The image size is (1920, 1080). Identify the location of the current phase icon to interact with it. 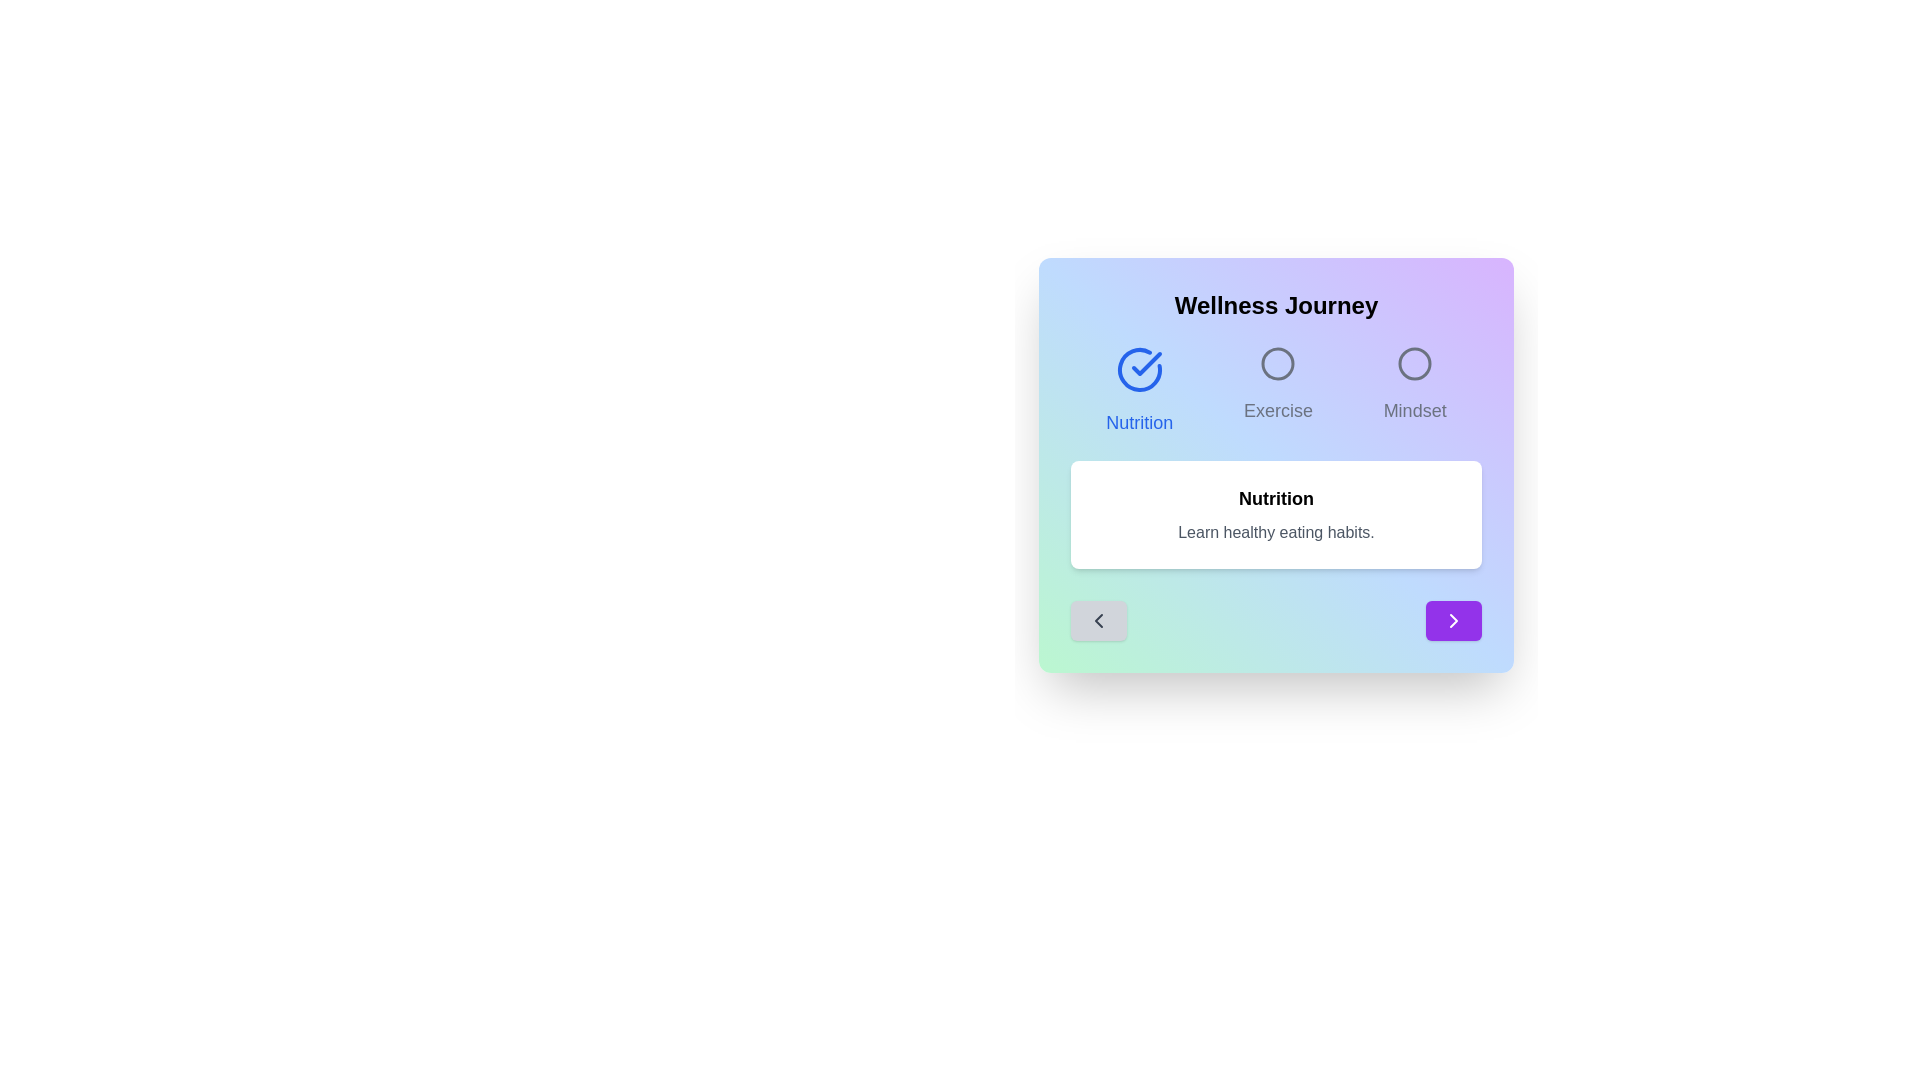
(1139, 370).